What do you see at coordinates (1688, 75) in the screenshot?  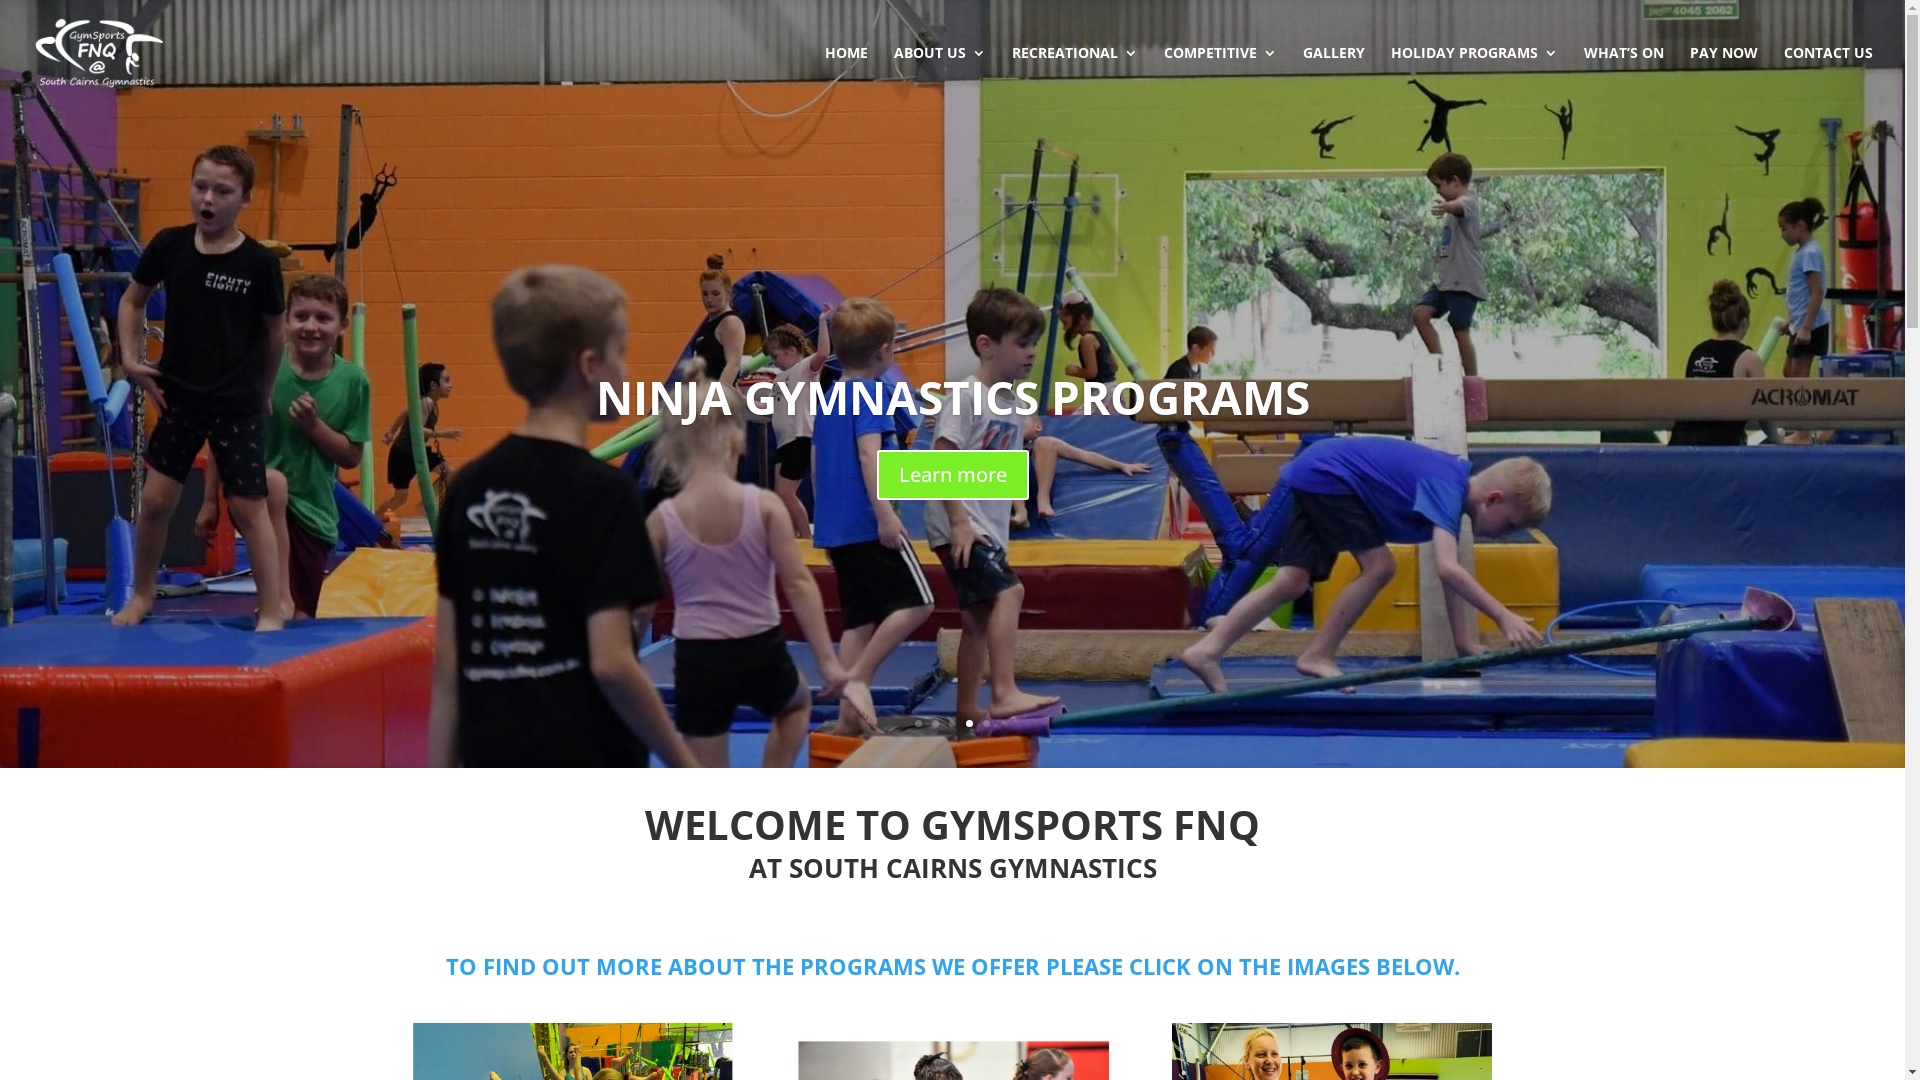 I see `'PAY NOW'` at bounding box center [1688, 75].